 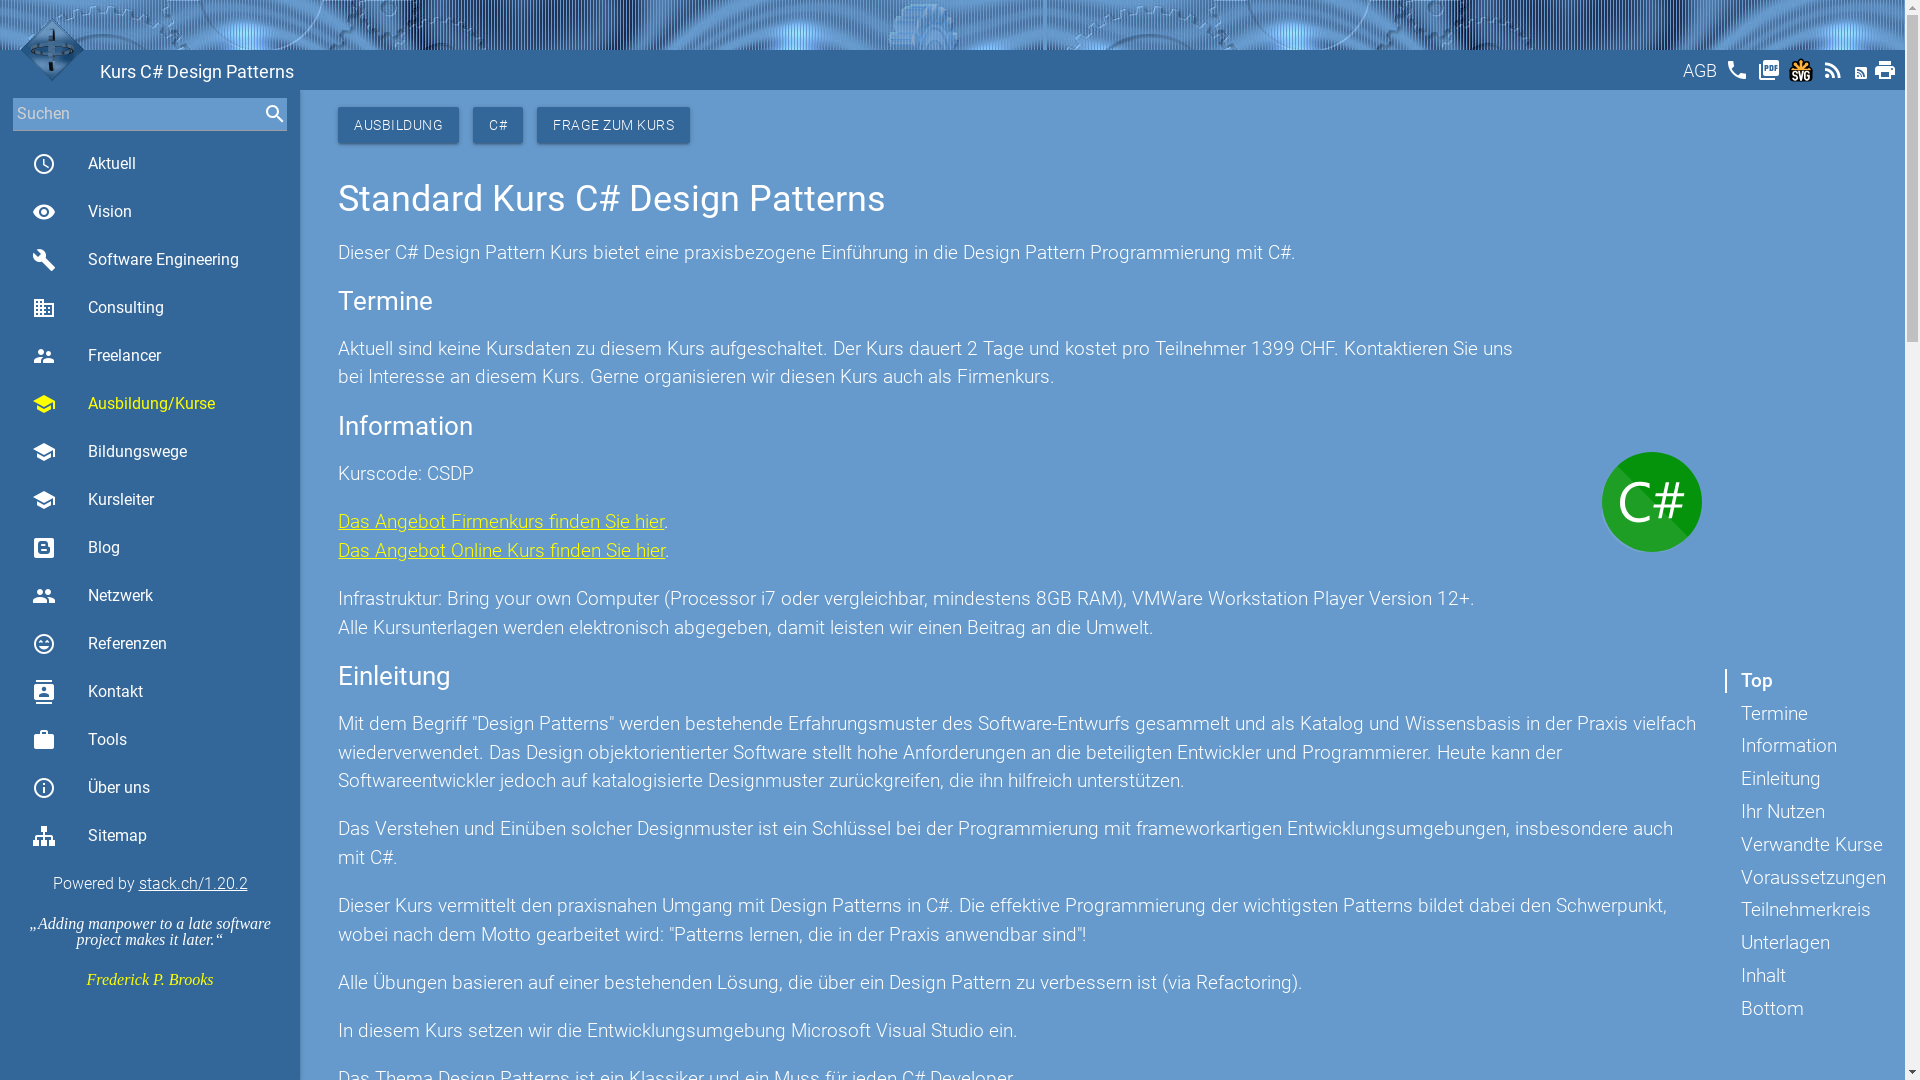 What do you see at coordinates (612, 124) in the screenshot?
I see `'FRAGE ZUM KURS'` at bounding box center [612, 124].